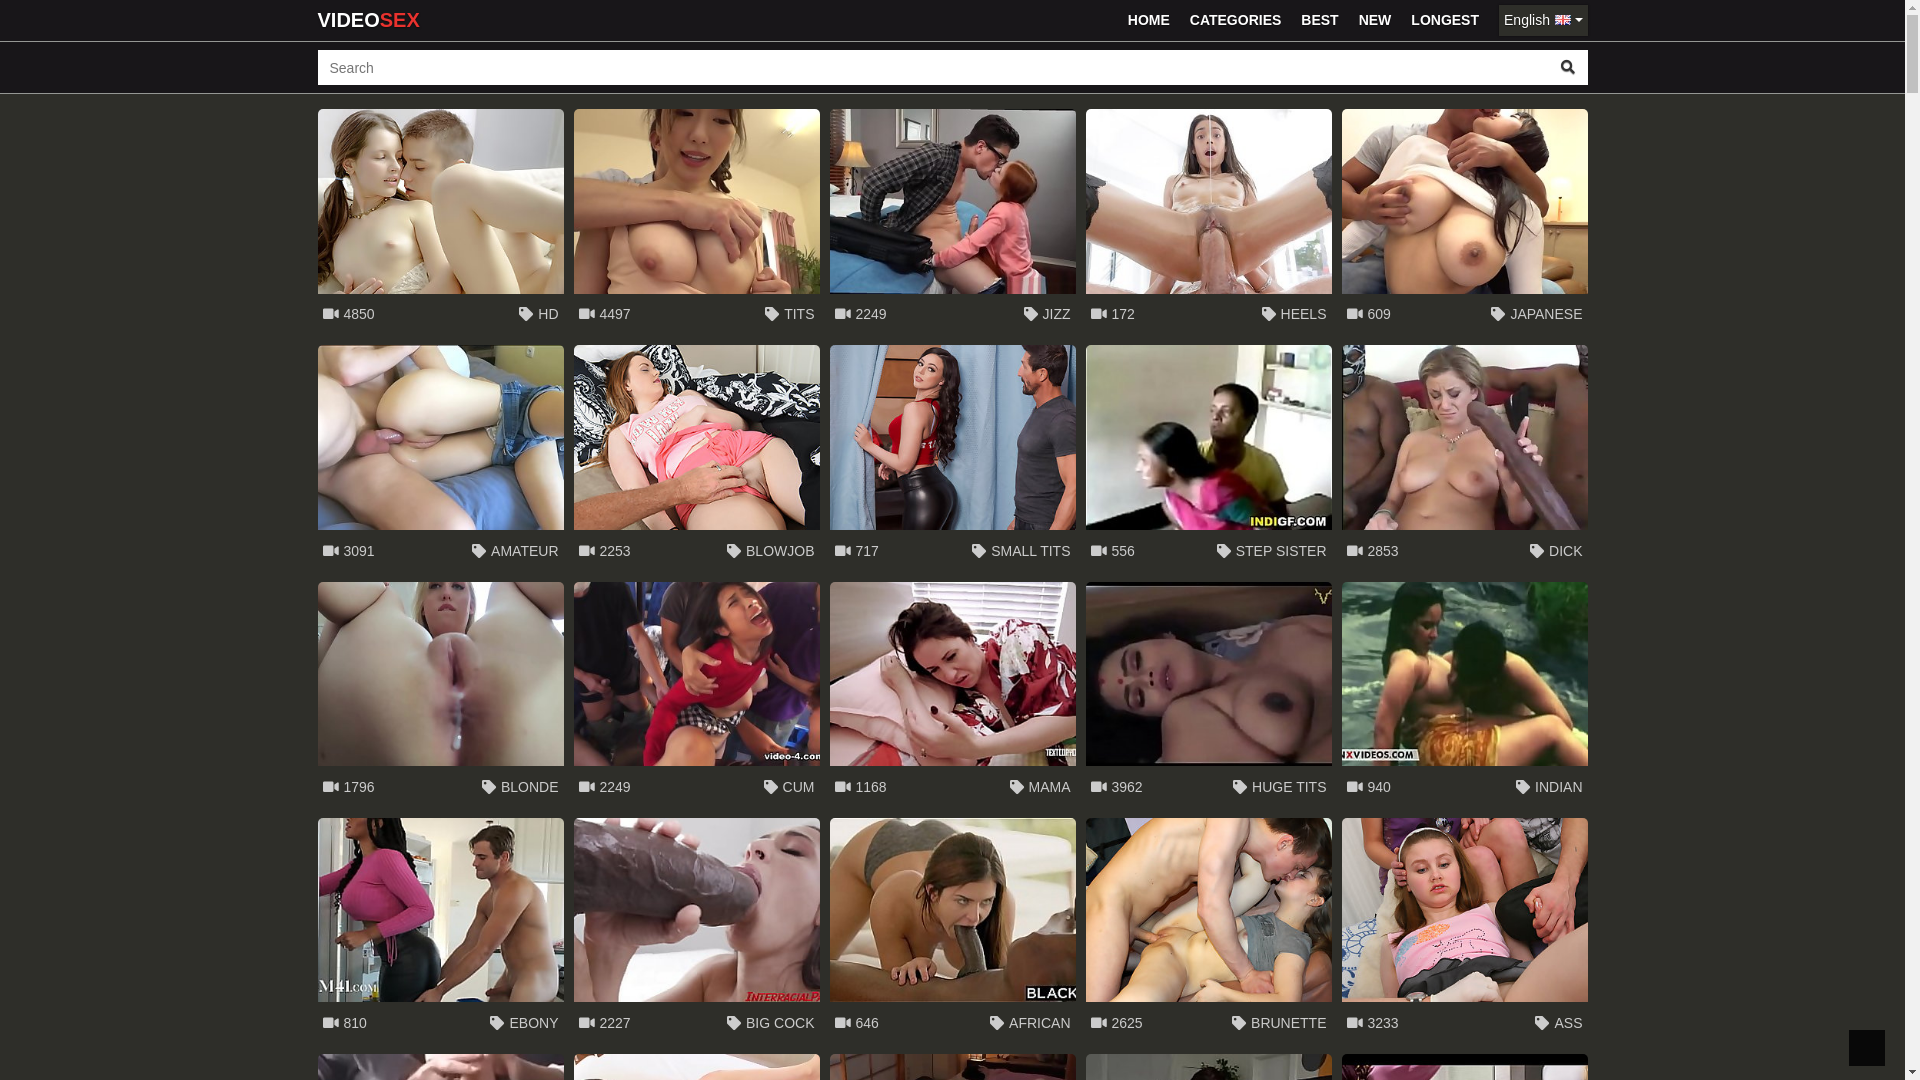 The height and width of the screenshot is (1080, 1920). I want to click on '2227, so click(573, 930).